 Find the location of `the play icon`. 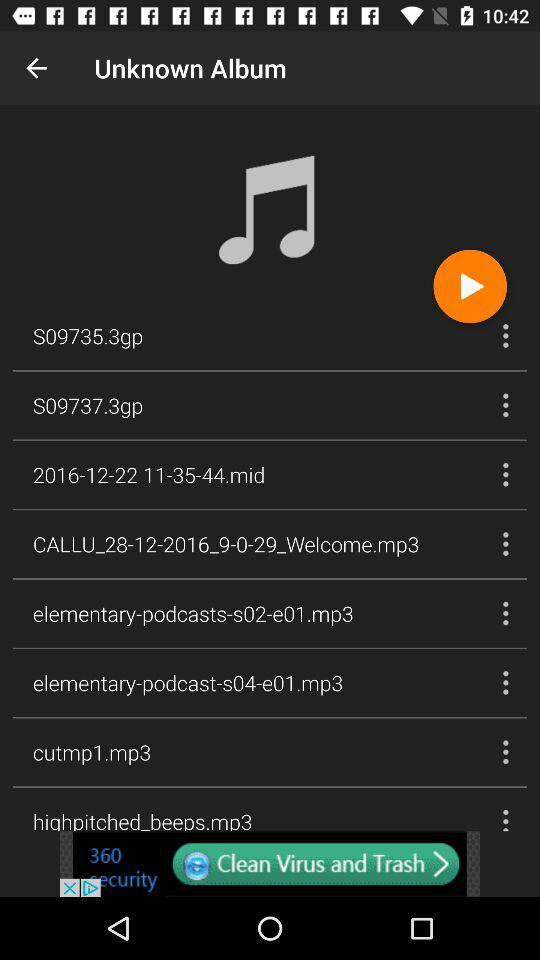

the play icon is located at coordinates (470, 285).